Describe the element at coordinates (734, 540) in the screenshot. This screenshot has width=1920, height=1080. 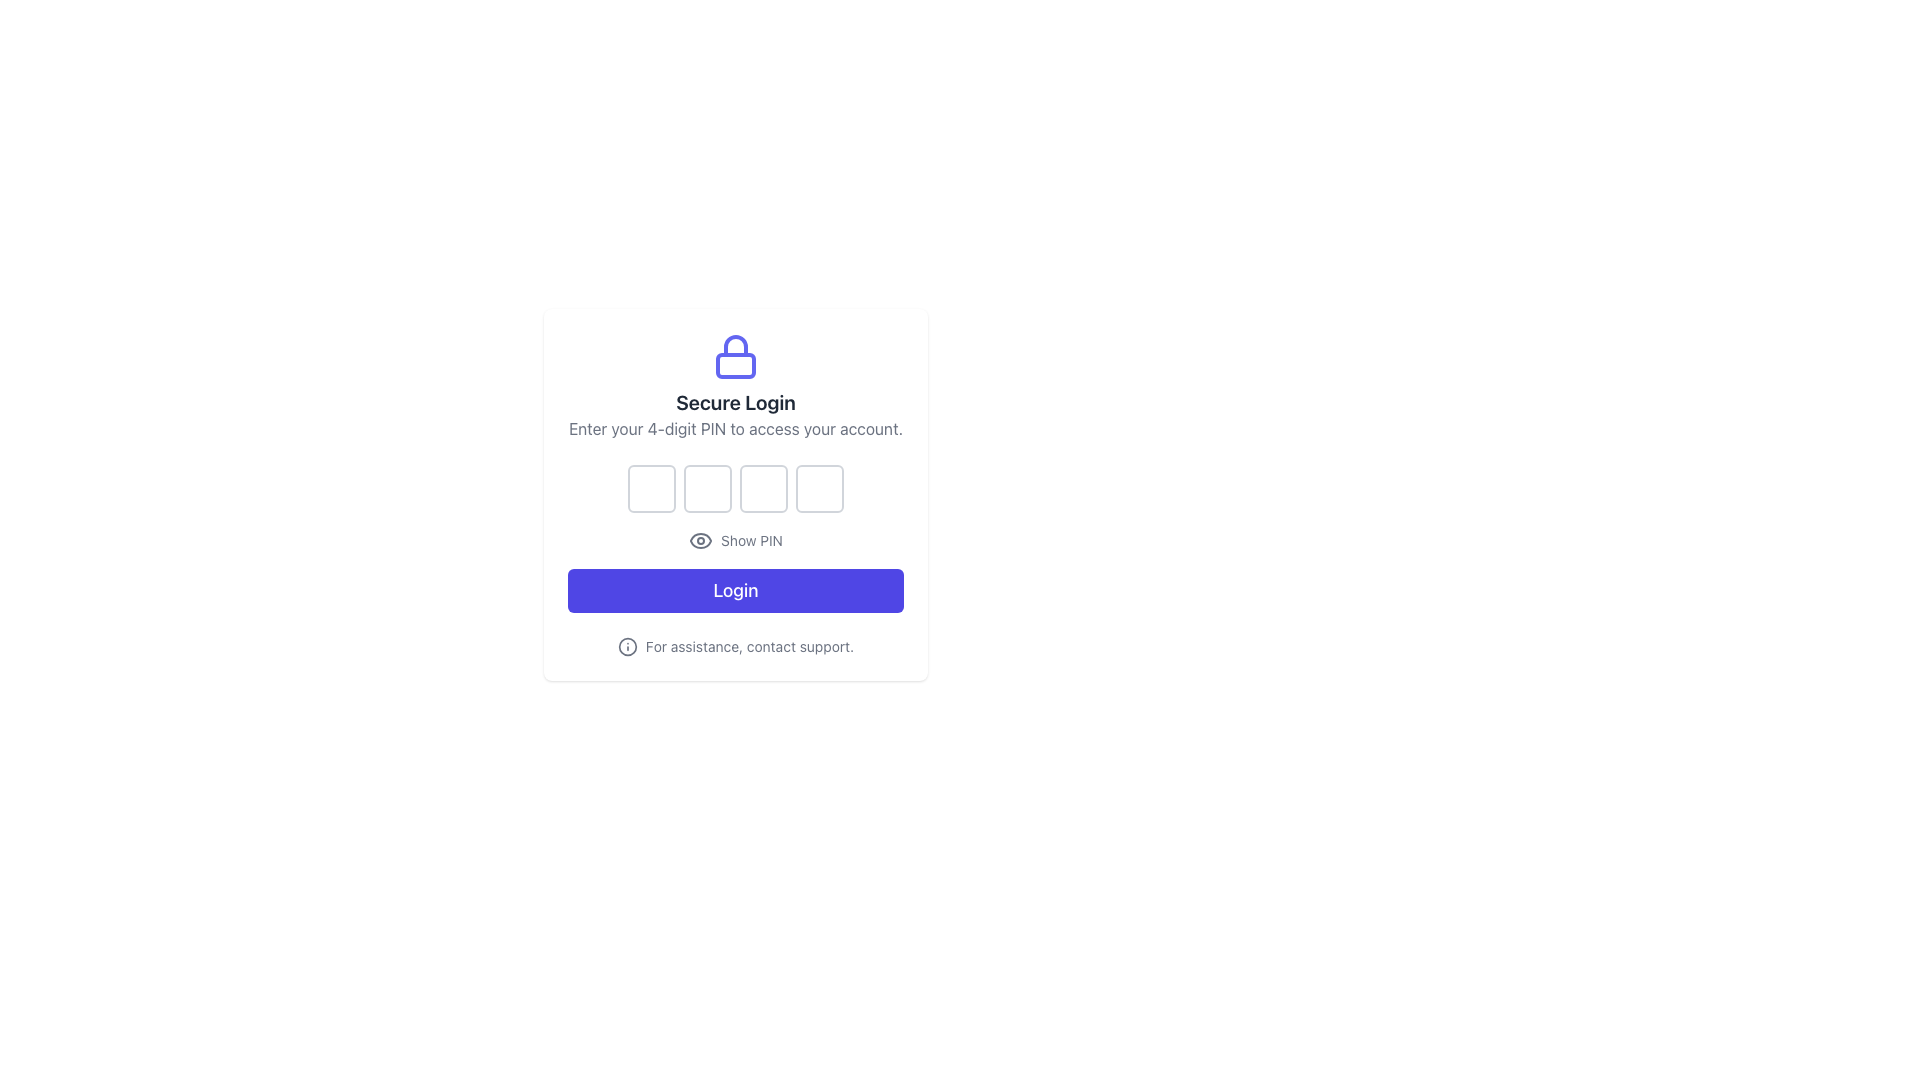
I see `the 'Show PIN' button that combines an eye icon and text, positioned below the PIN entry boxes and above the 'Login' button` at that location.